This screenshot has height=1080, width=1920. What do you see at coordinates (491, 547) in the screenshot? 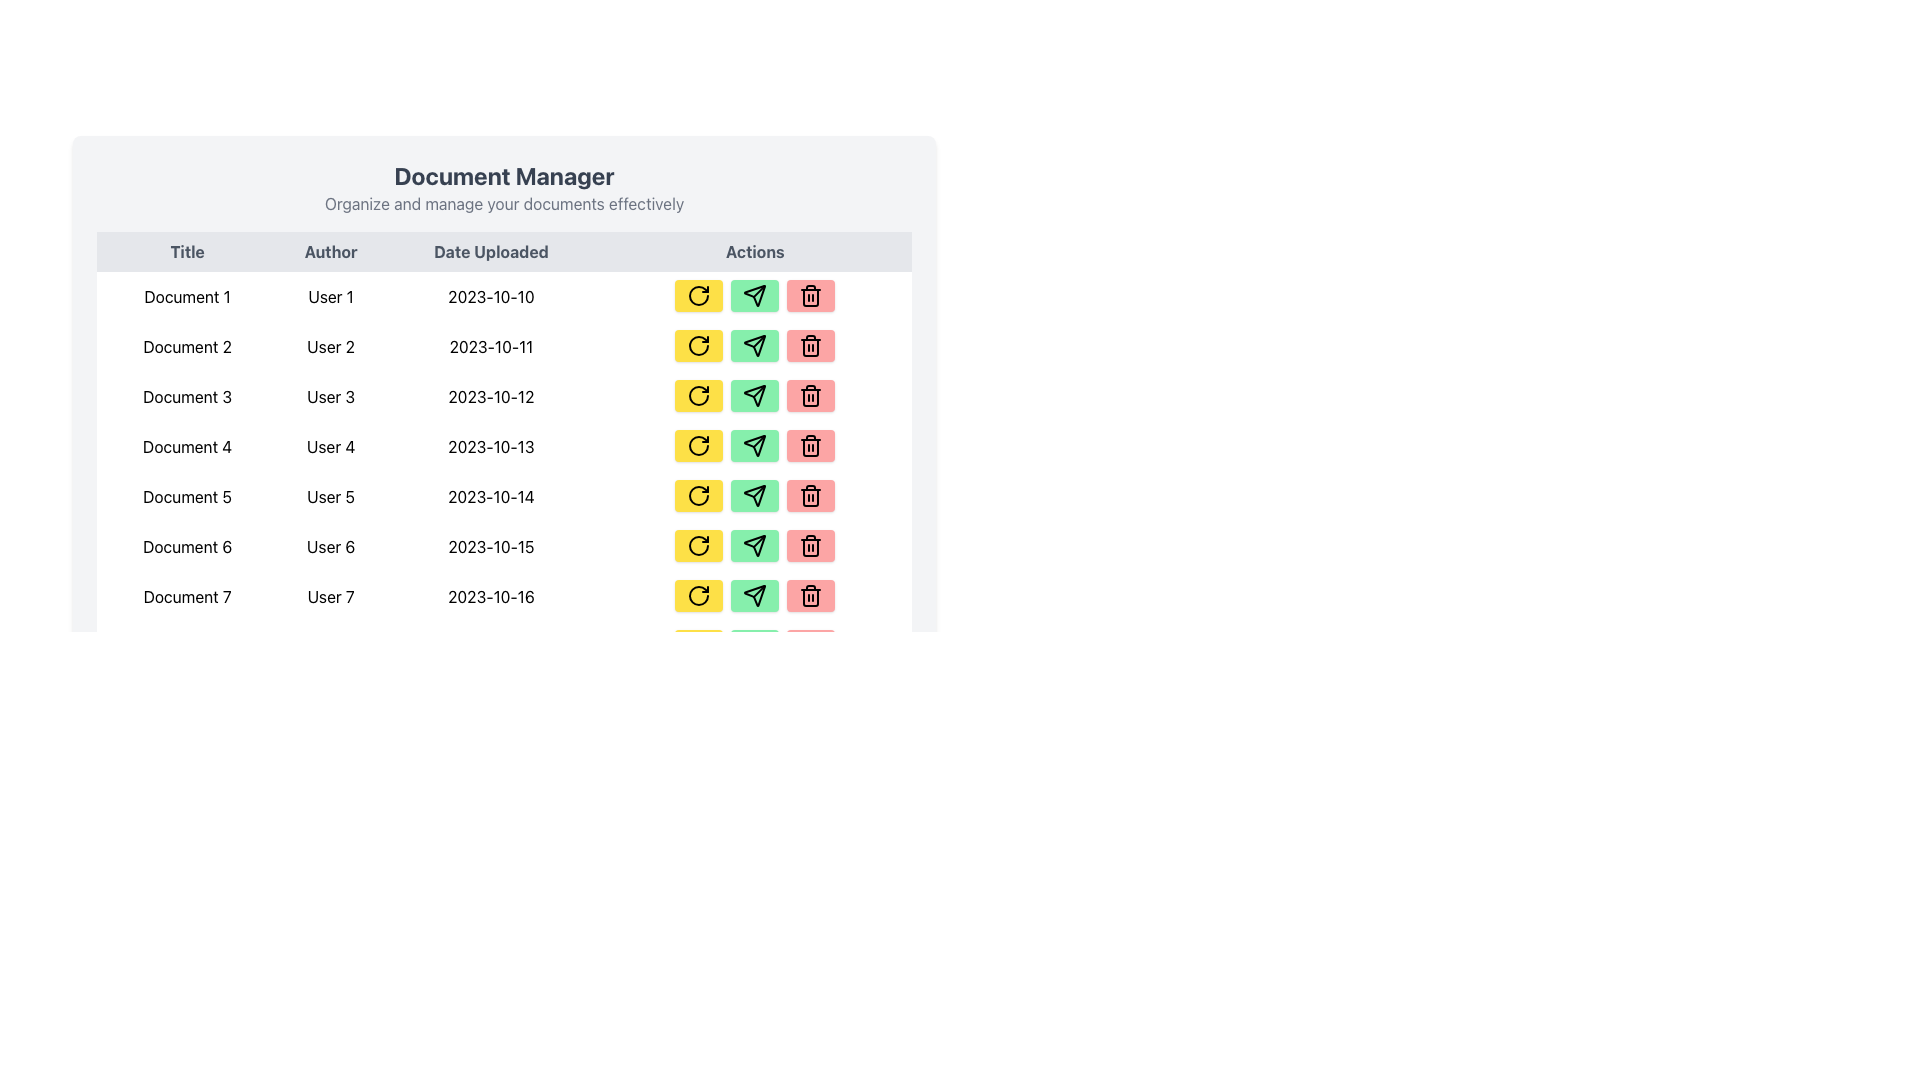
I see `the text displaying the upload date for the document in the sixth row of the table, located under the 'Date Uploaded' column, which is horizontally aligned with 'Document 6' and 'User 6'` at bounding box center [491, 547].